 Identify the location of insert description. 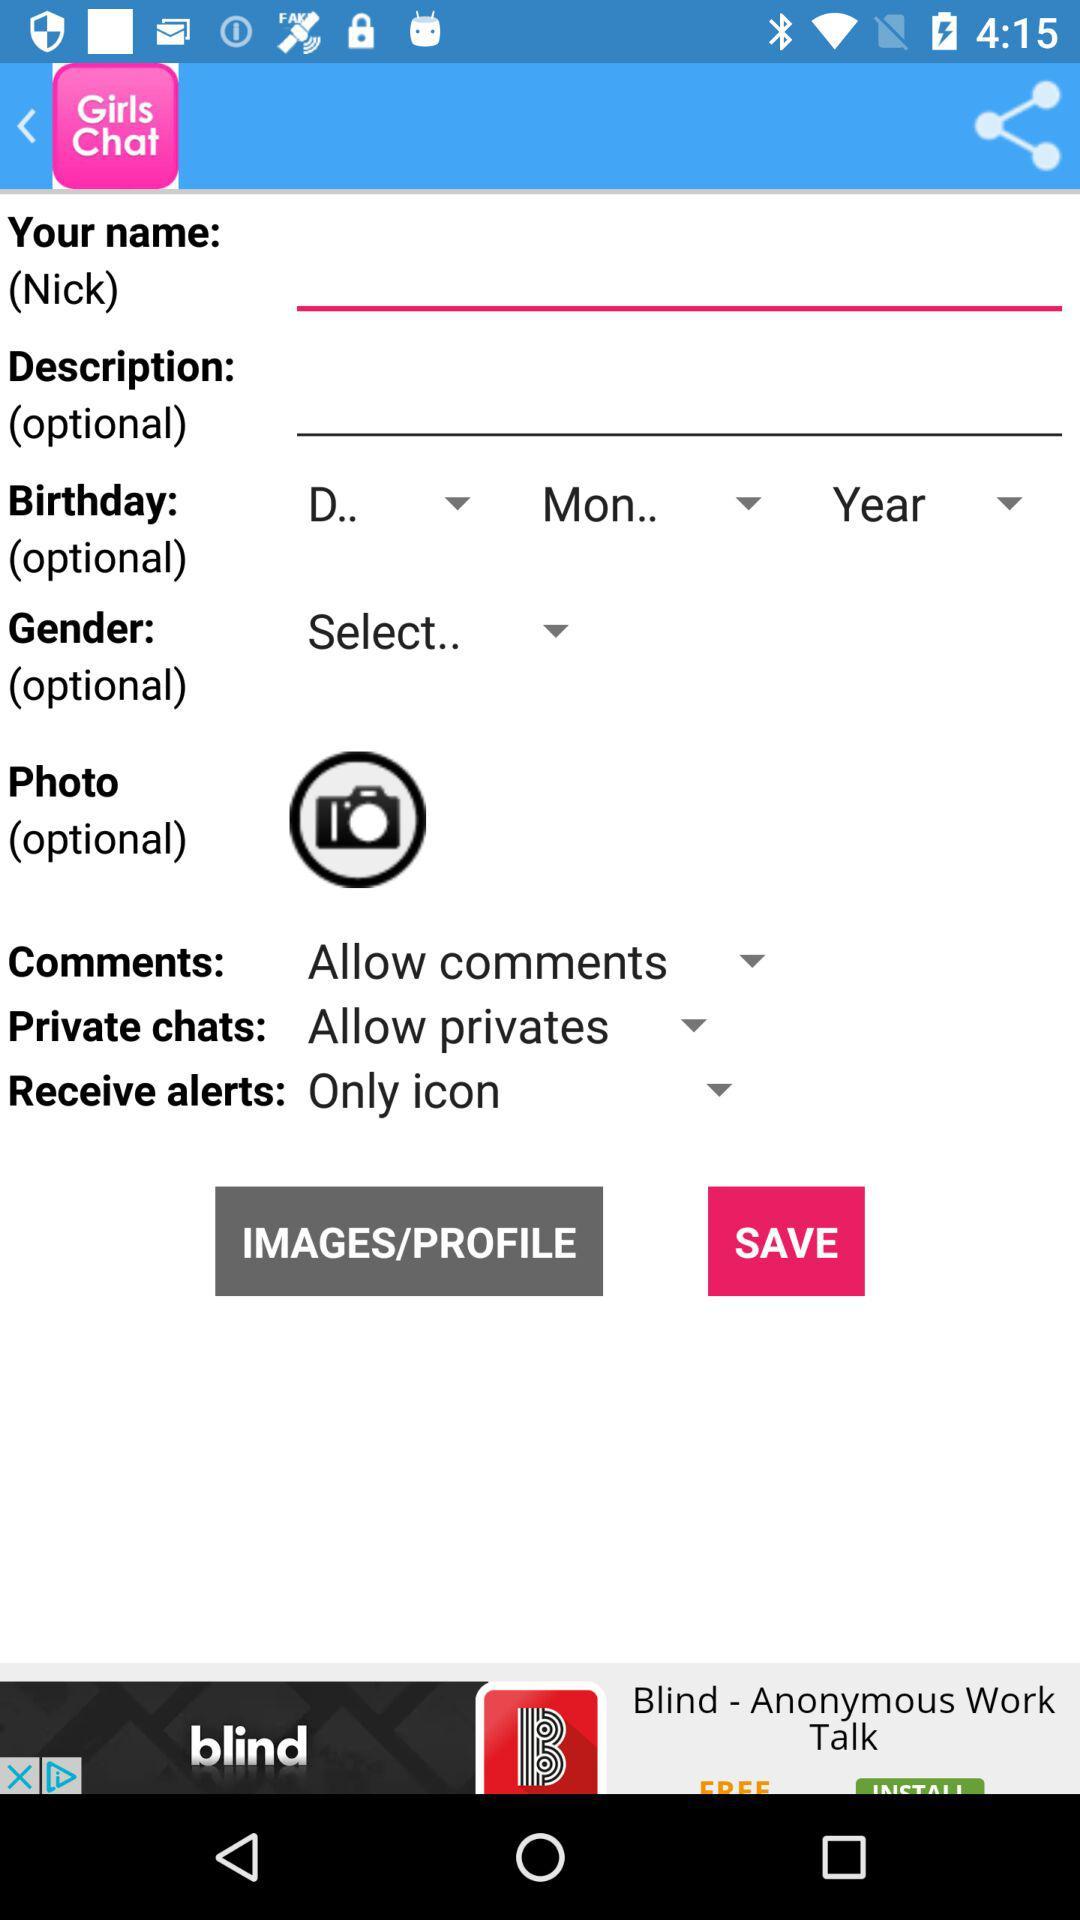
(678, 393).